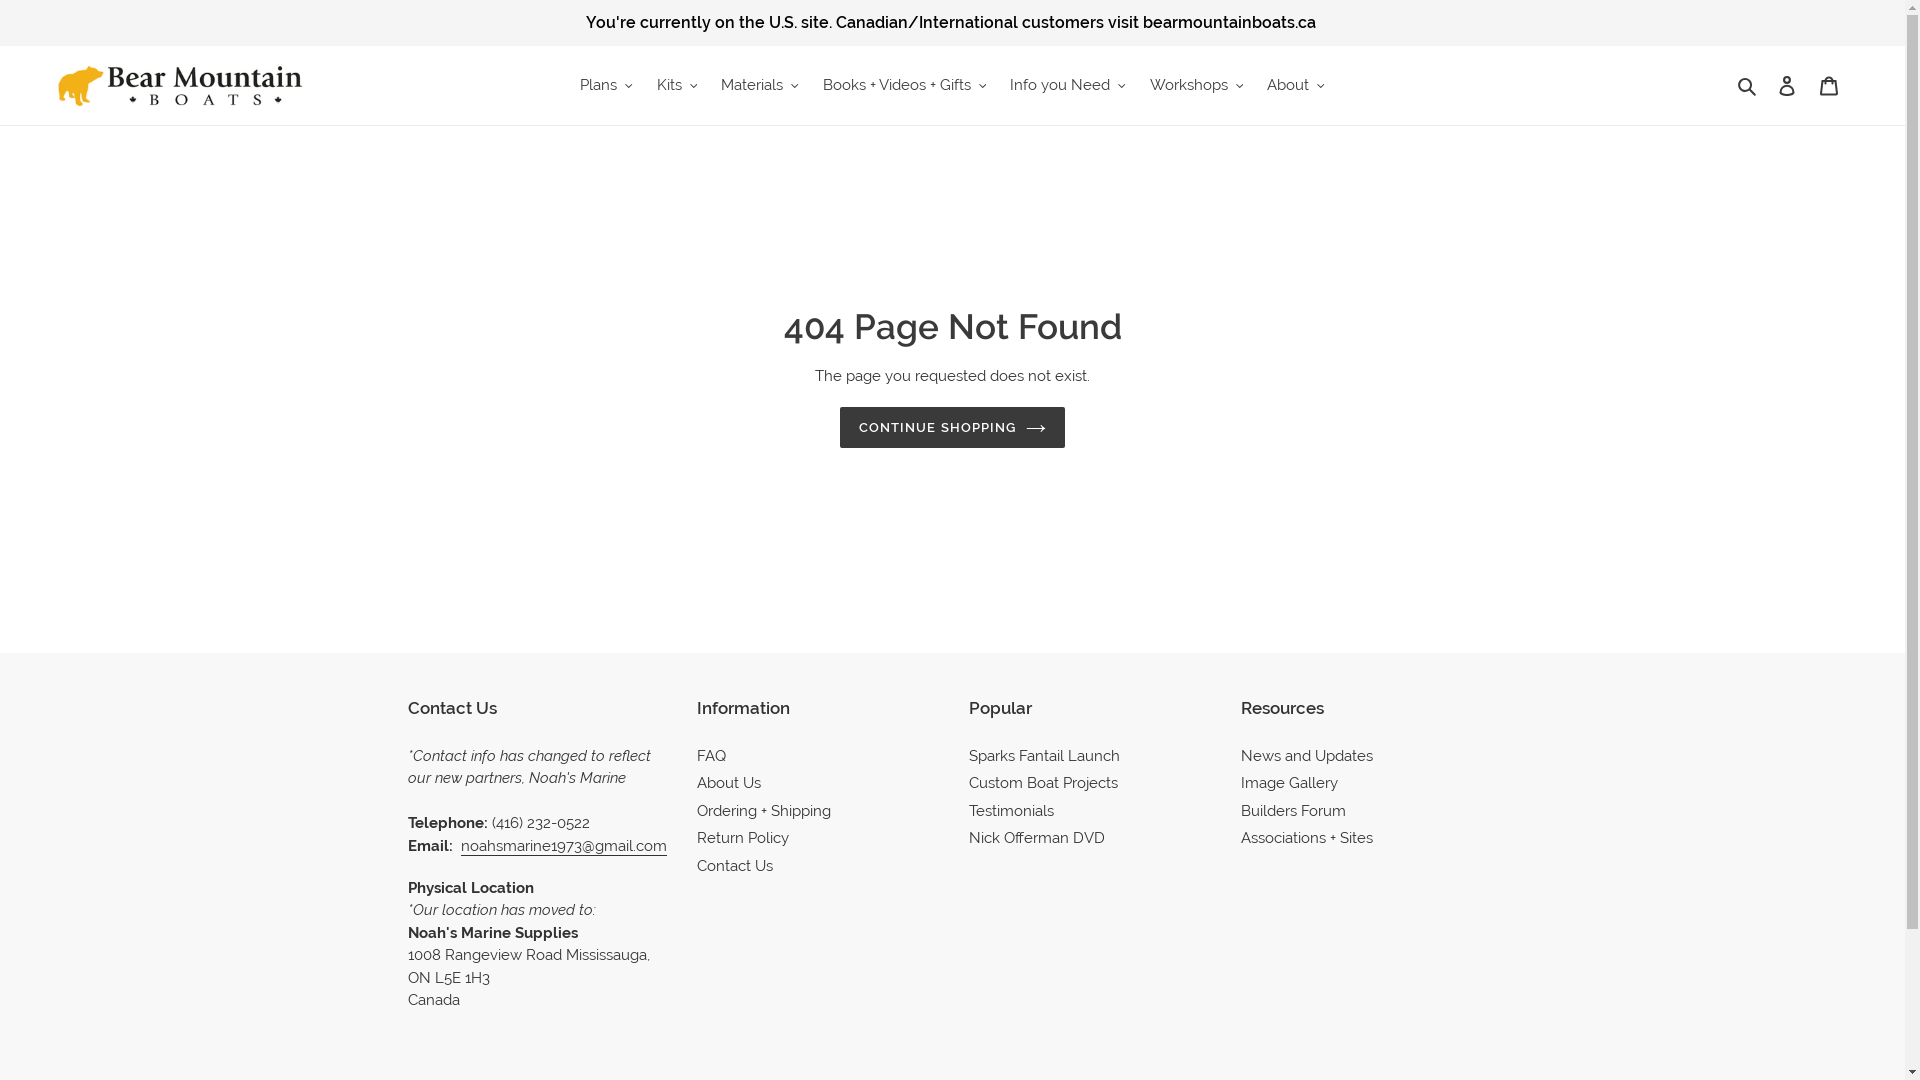  Describe the element at coordinates (605, 84) in the screenshot. I see `'Plans'` at that location.